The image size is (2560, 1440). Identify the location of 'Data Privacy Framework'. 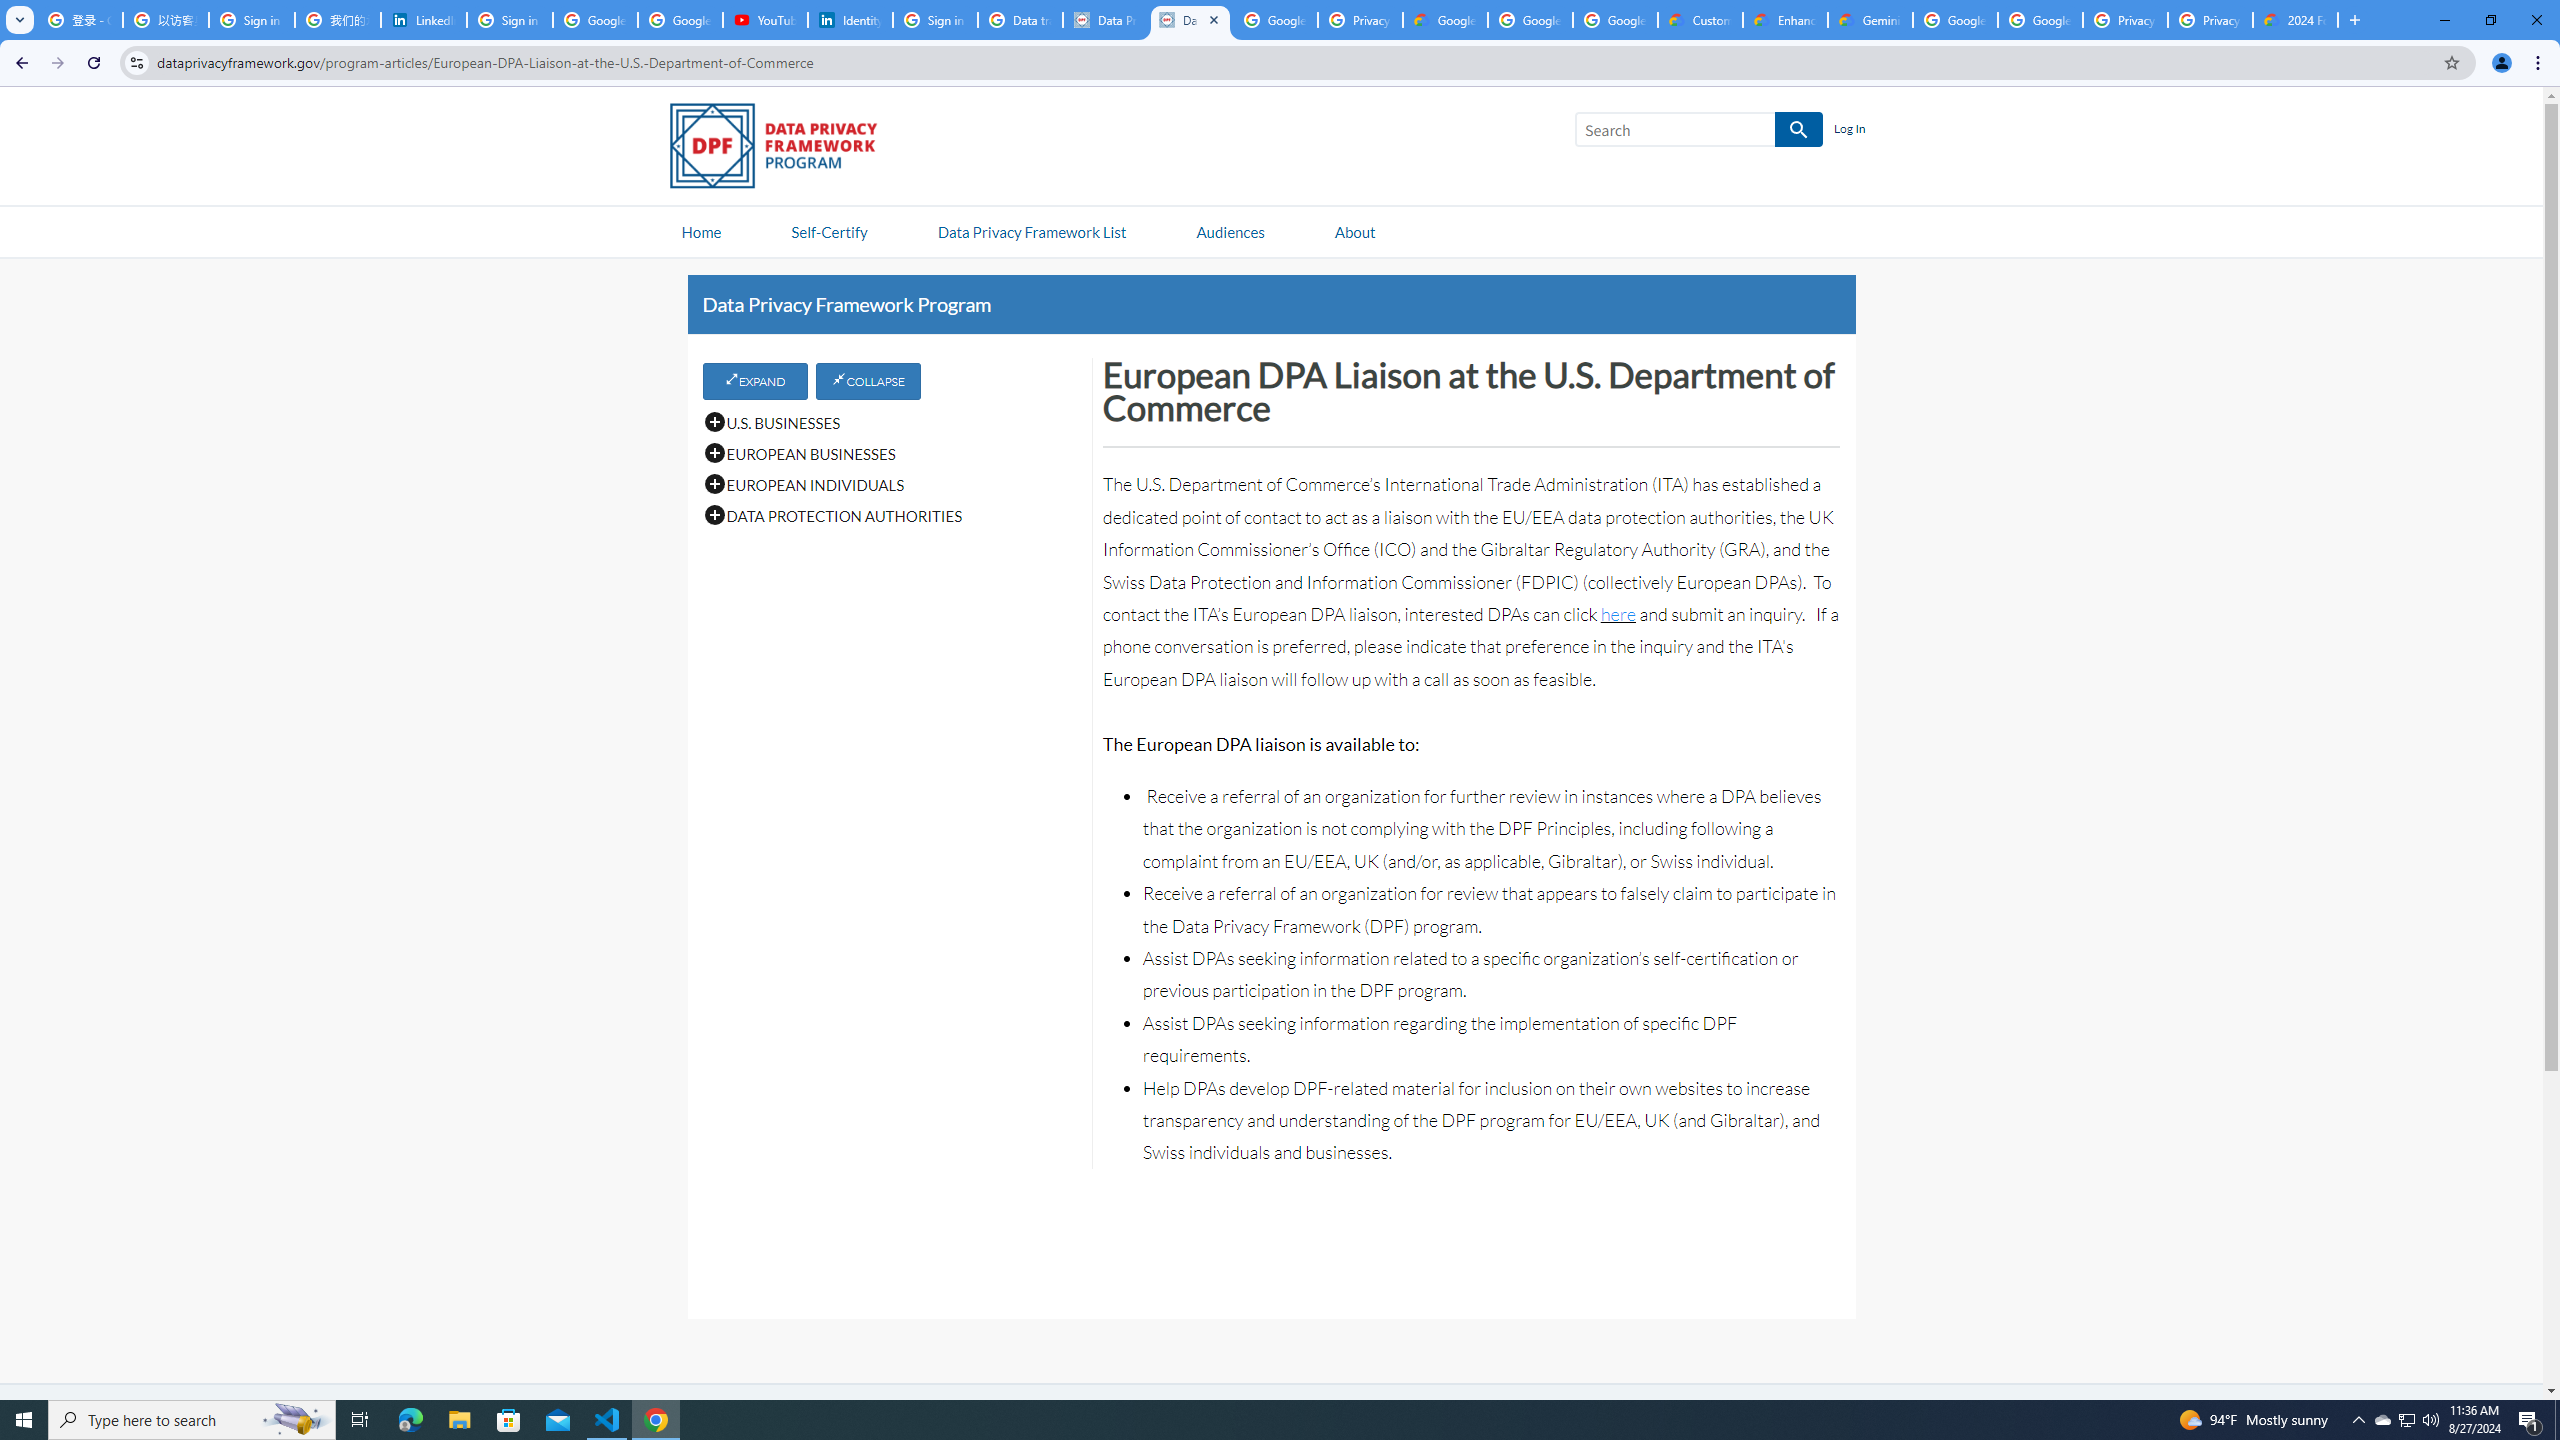
(1190, 19).